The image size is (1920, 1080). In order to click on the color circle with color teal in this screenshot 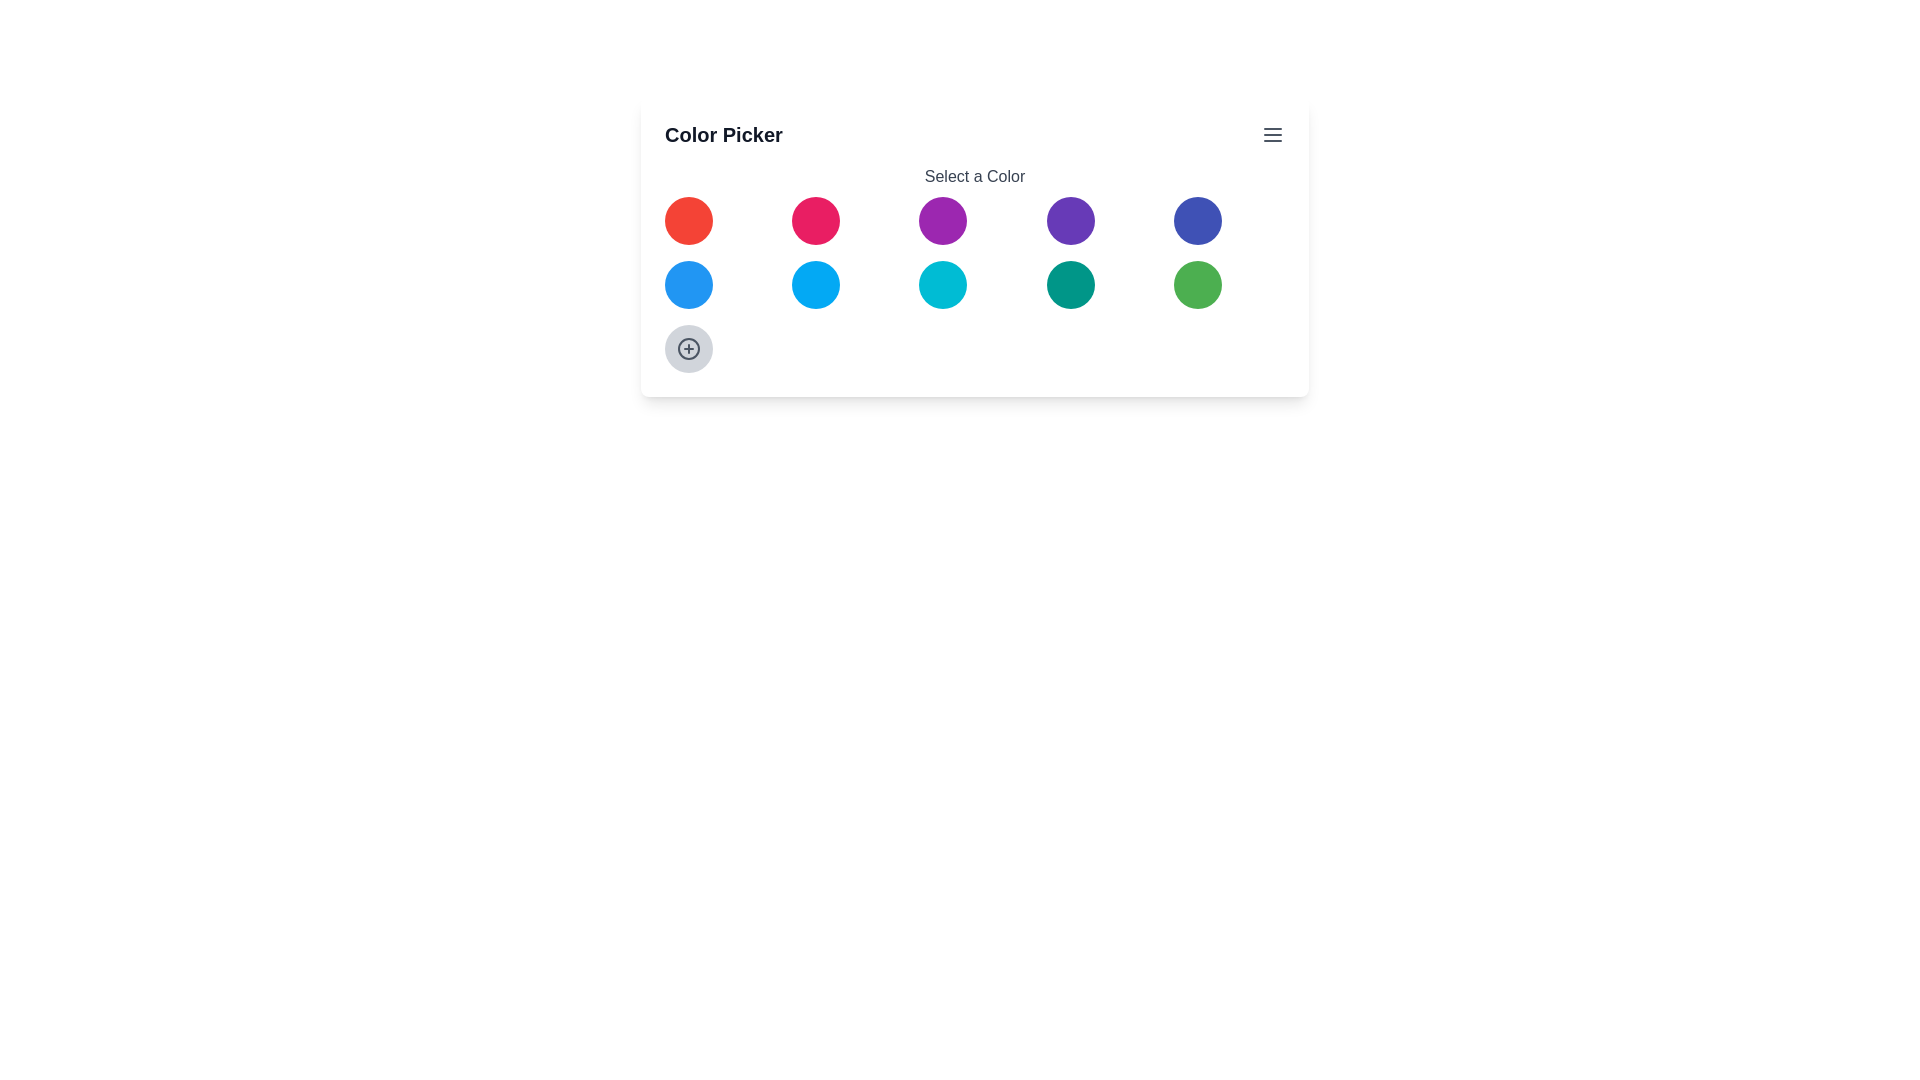, I will do `click(1069, 285)`.